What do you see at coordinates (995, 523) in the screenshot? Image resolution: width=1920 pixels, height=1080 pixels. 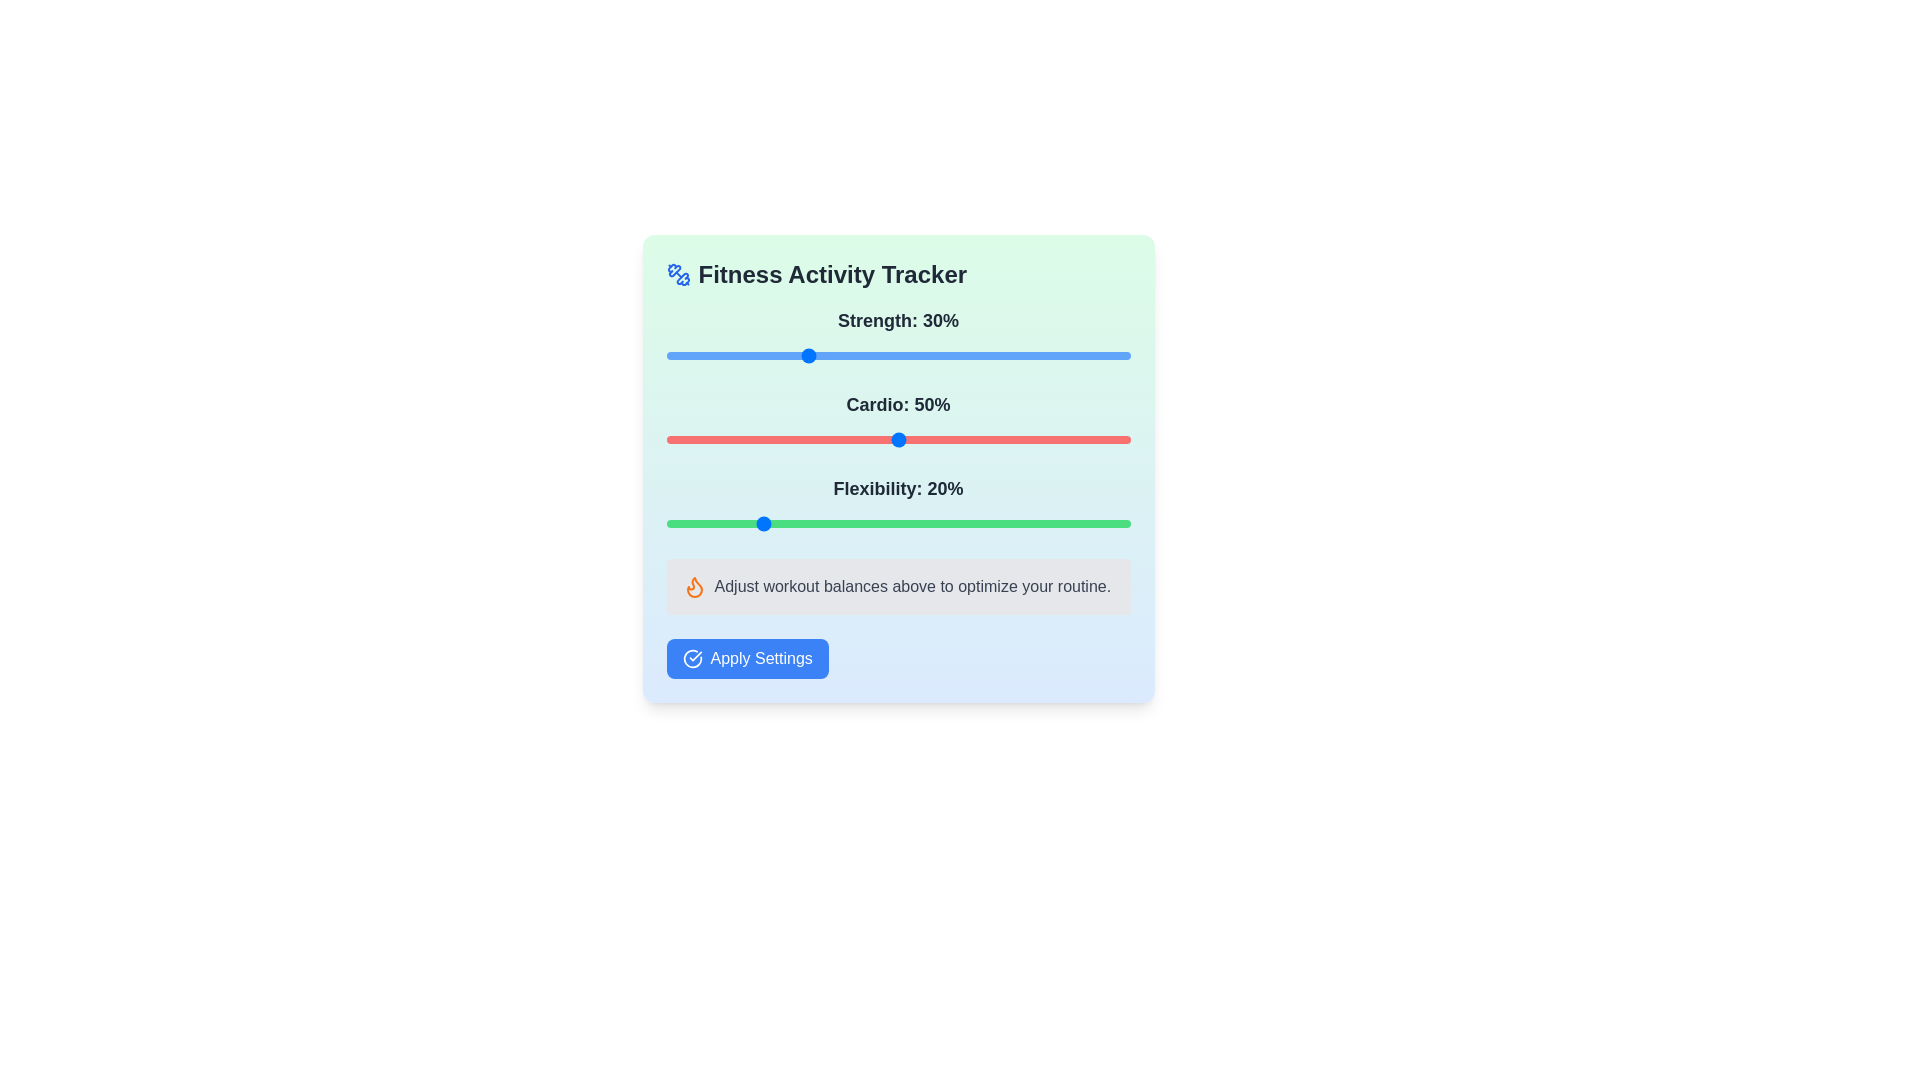 I see `the flexibility level` at bounding box center [995, 523].